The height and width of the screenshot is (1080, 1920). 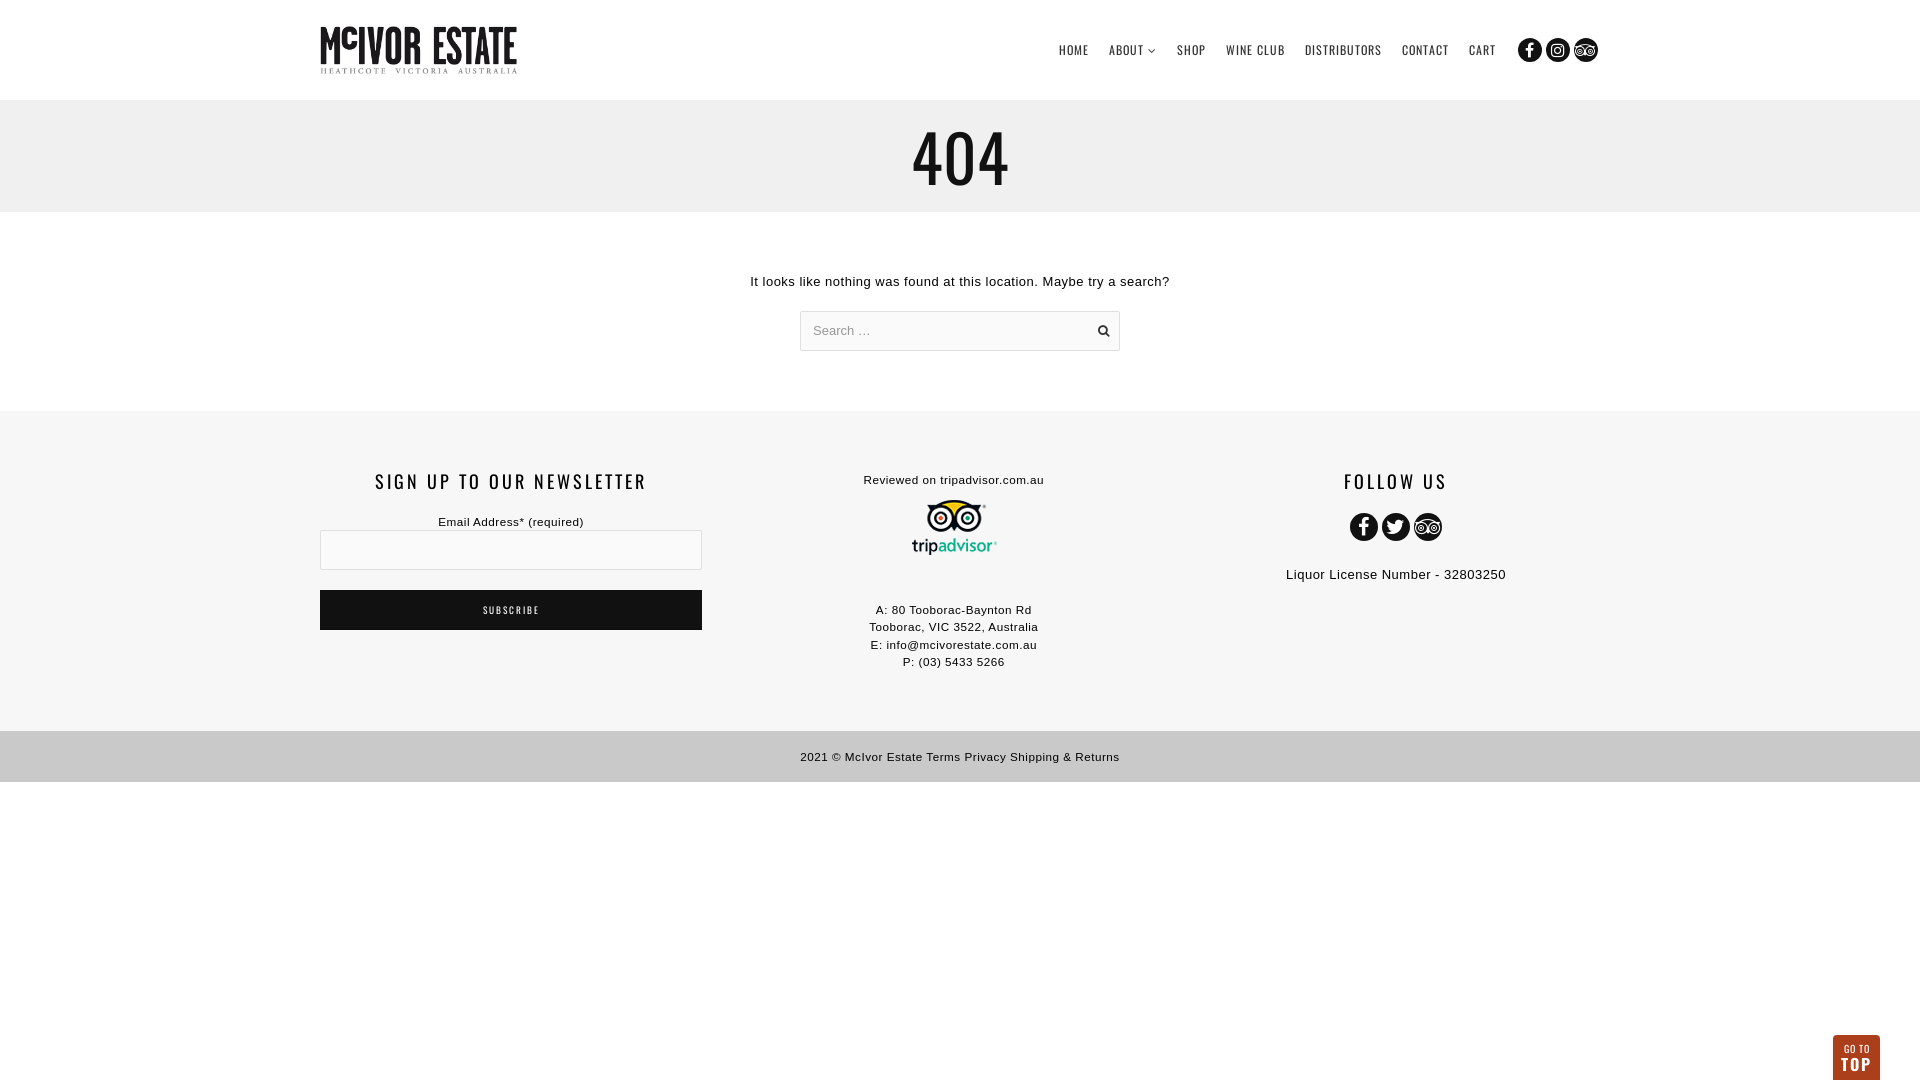 I want to click on 'ABOUT', so click(x=1132, y=49).